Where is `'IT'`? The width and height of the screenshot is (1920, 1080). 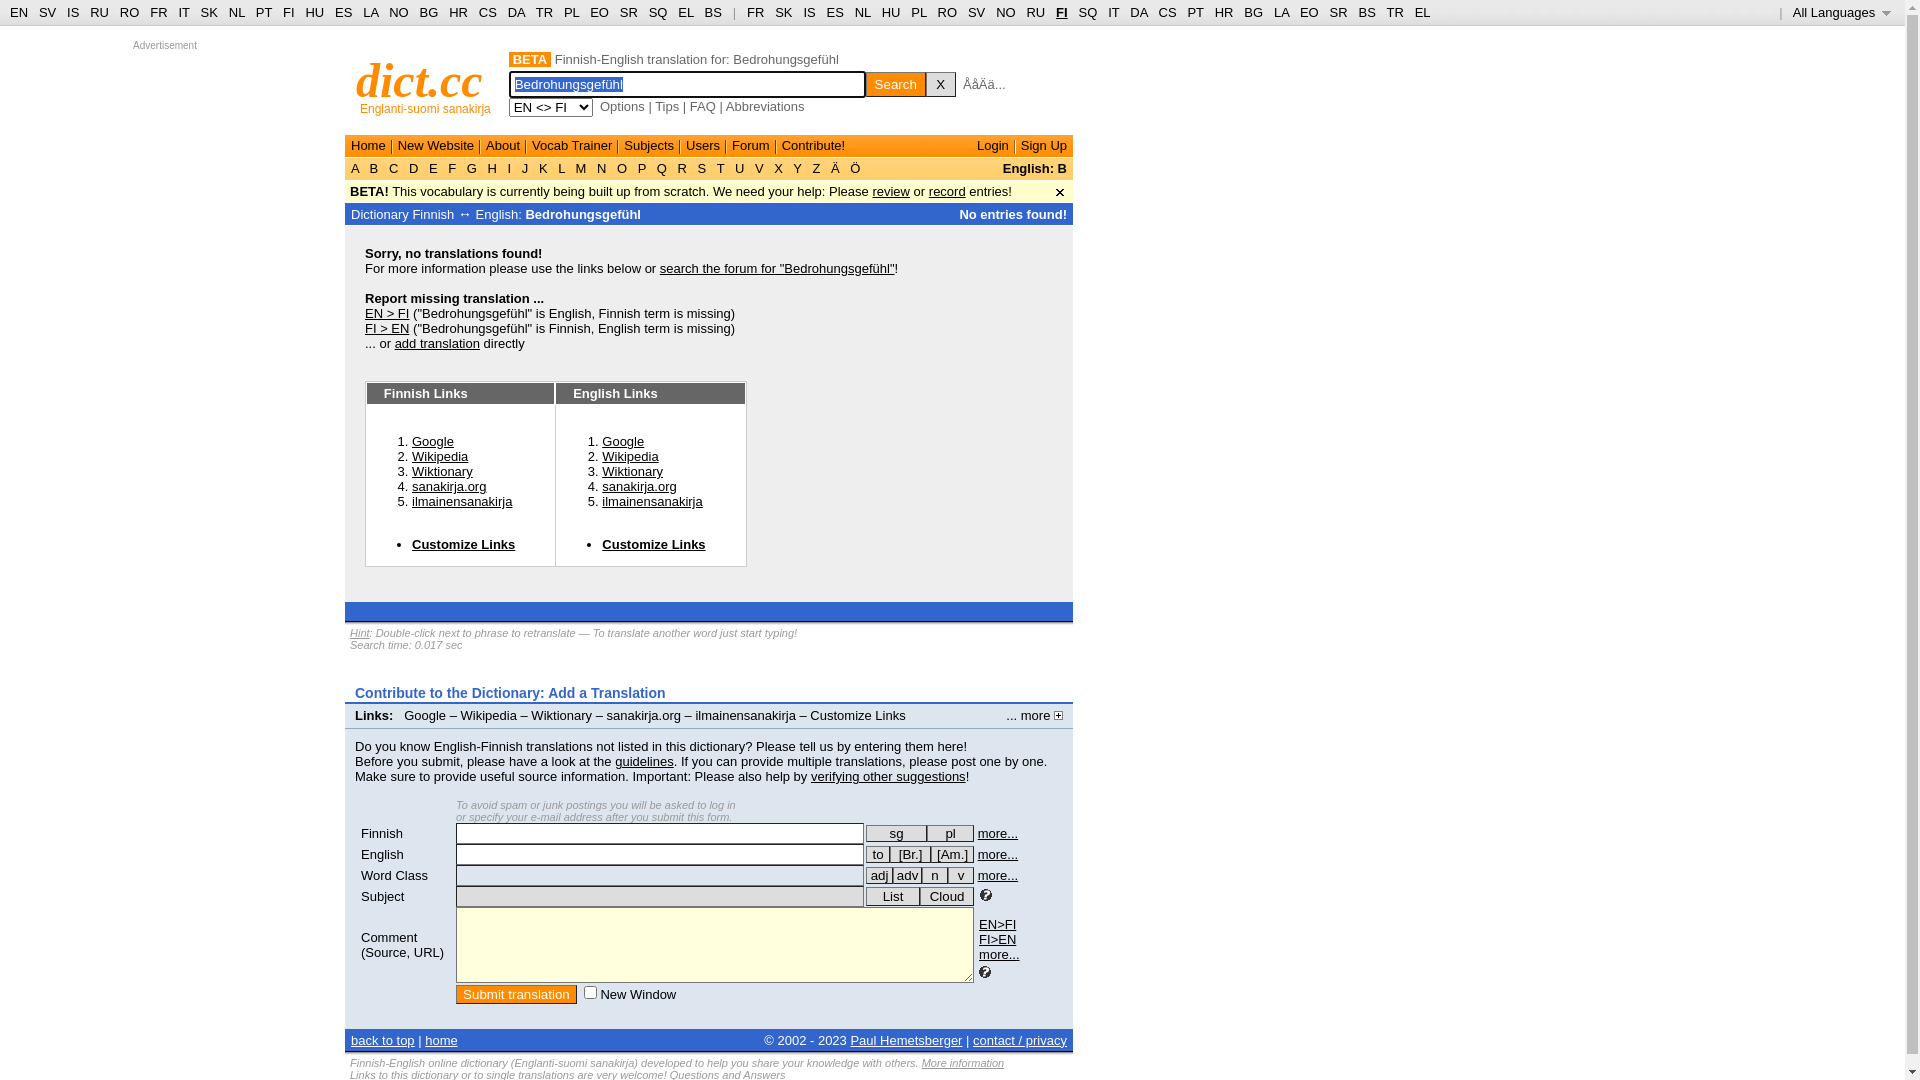 'IT' is located at coordinates (183, 12).